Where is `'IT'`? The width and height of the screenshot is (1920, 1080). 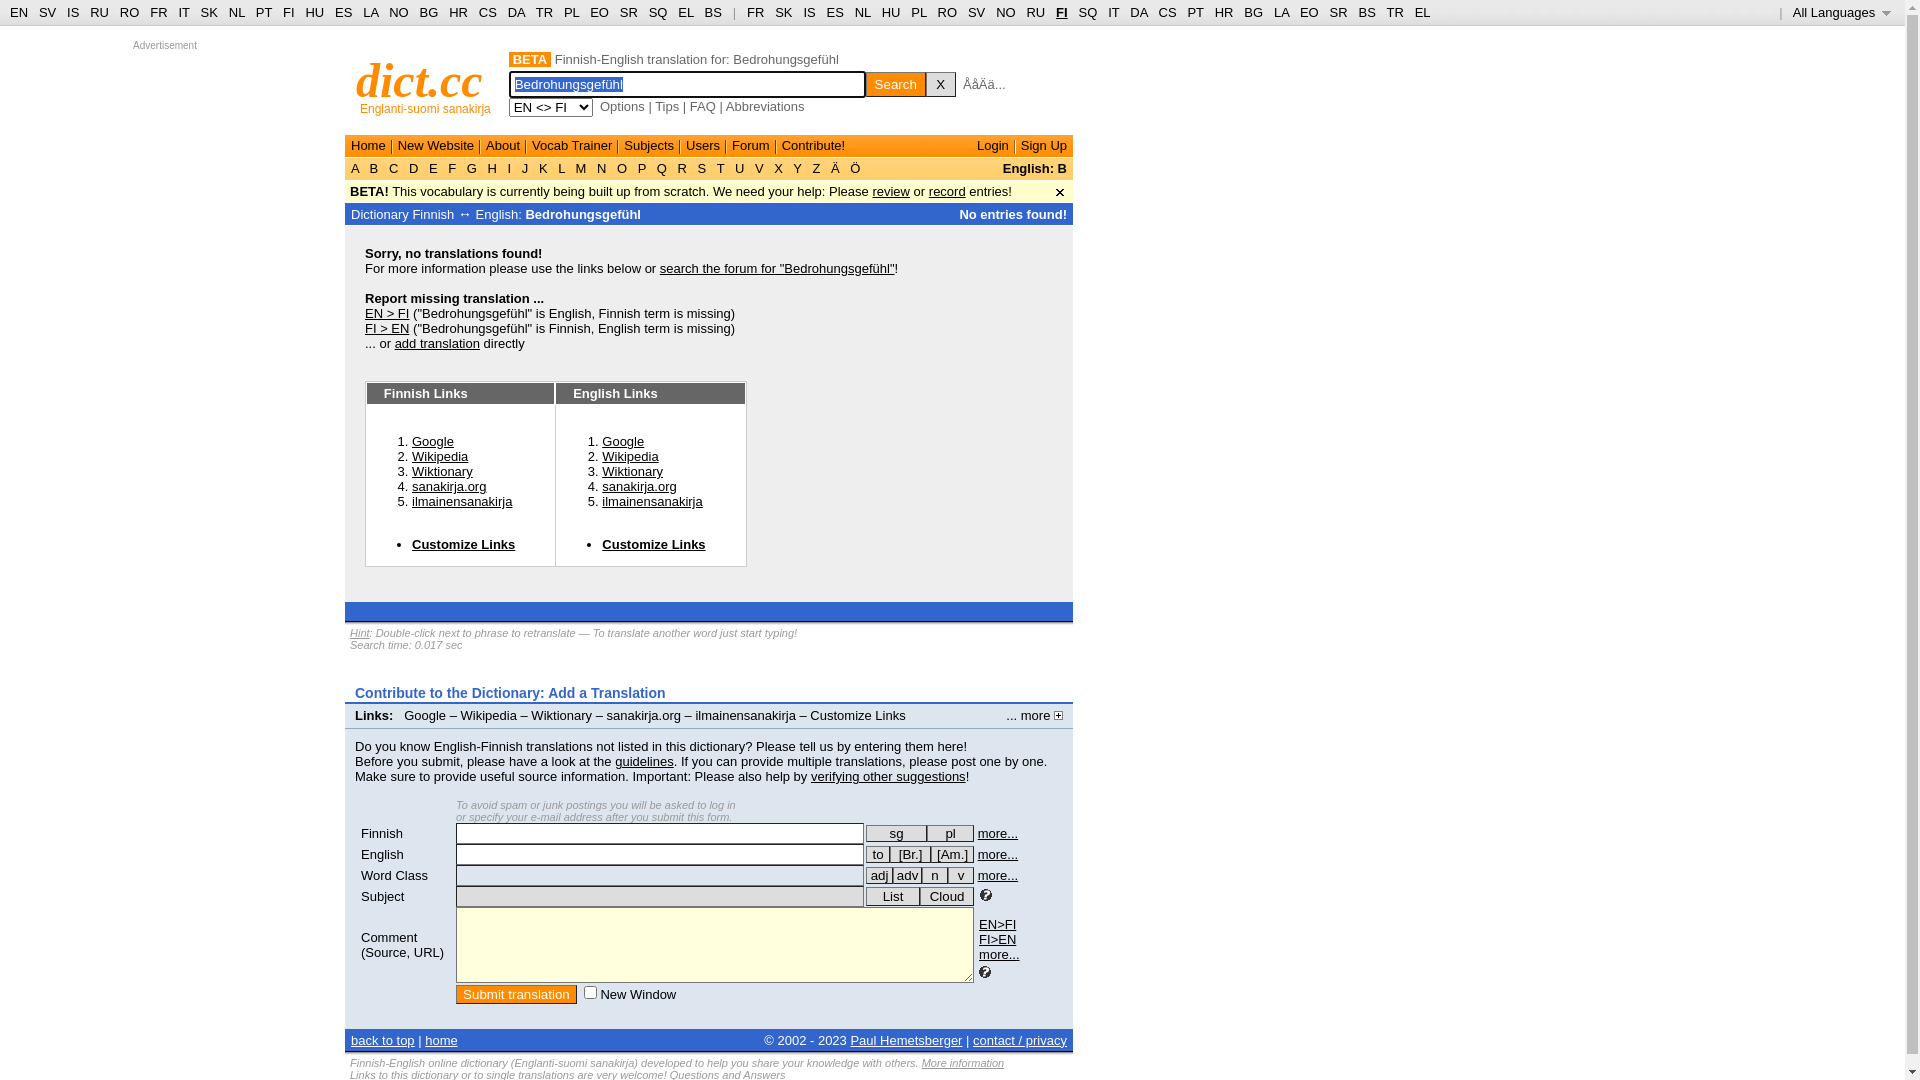 'IT' is located at coordinates (183, 12).